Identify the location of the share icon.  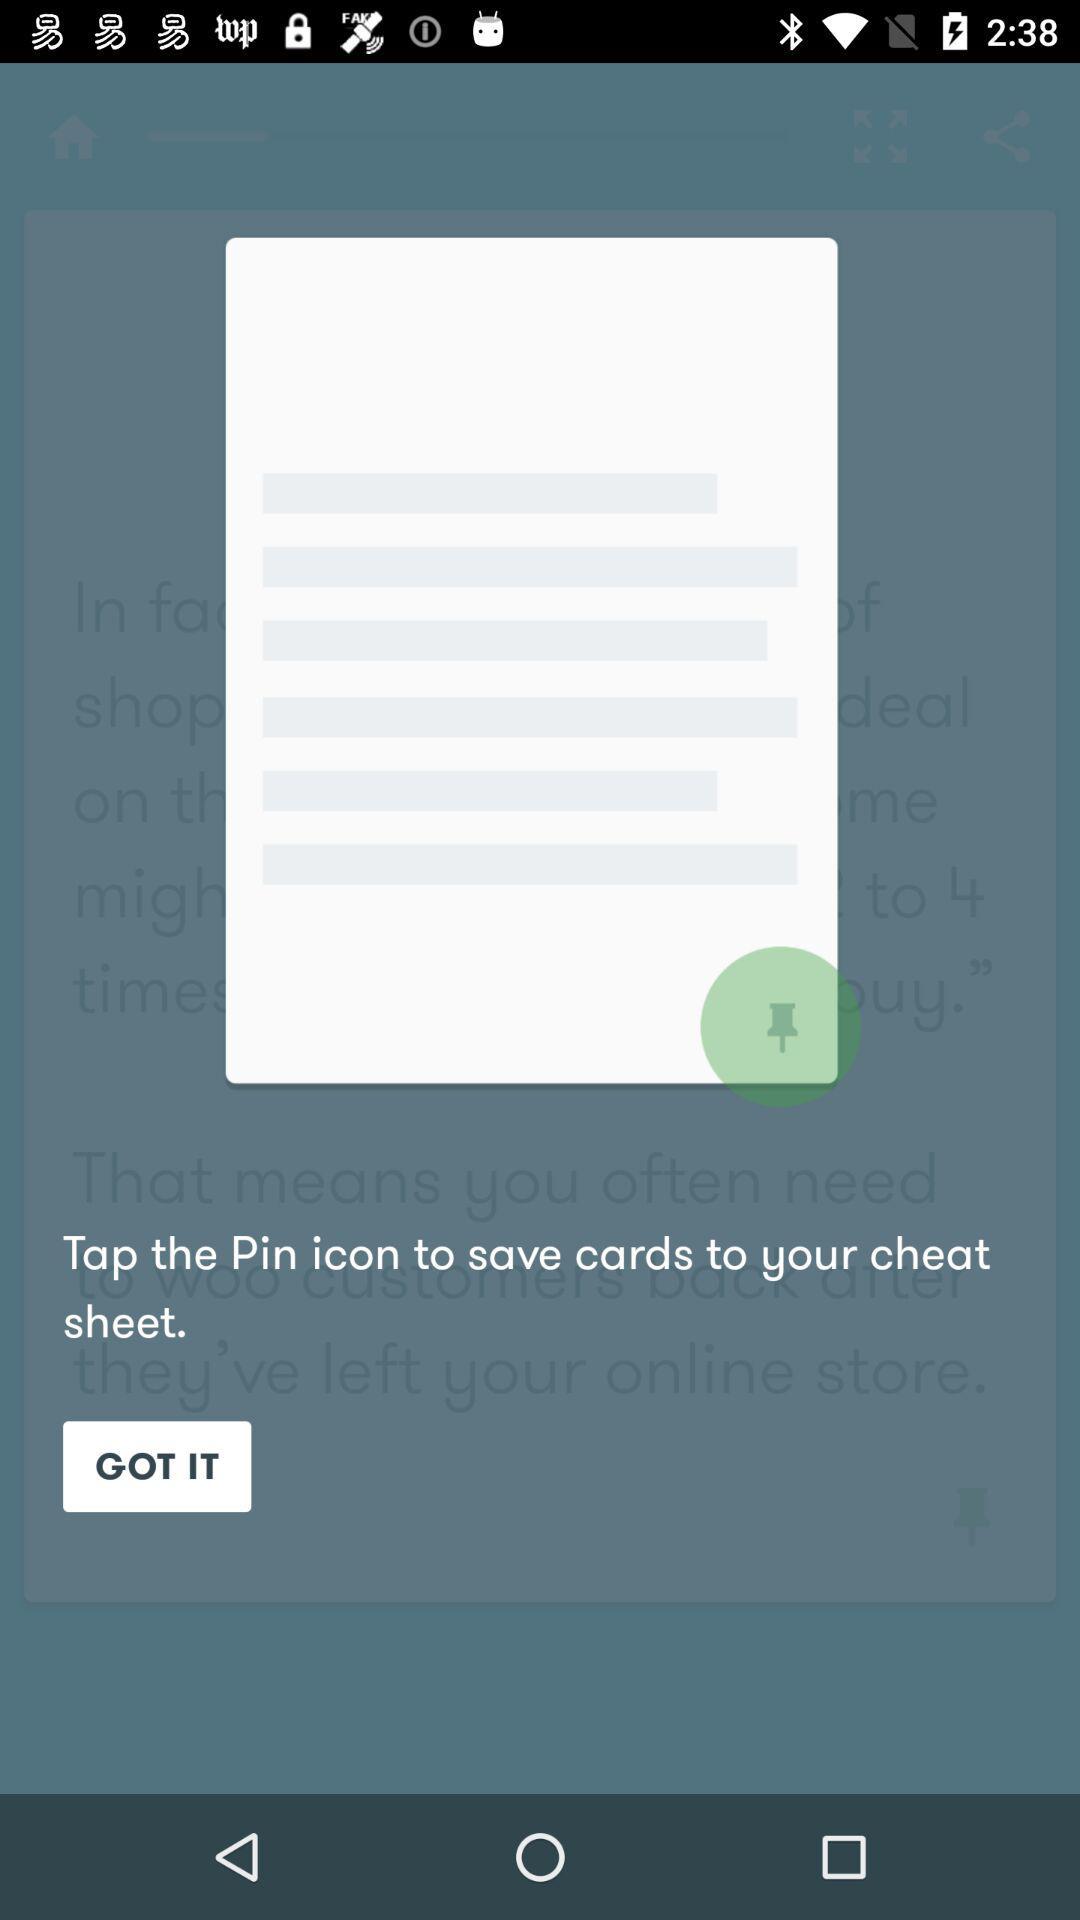
(1006, 135).